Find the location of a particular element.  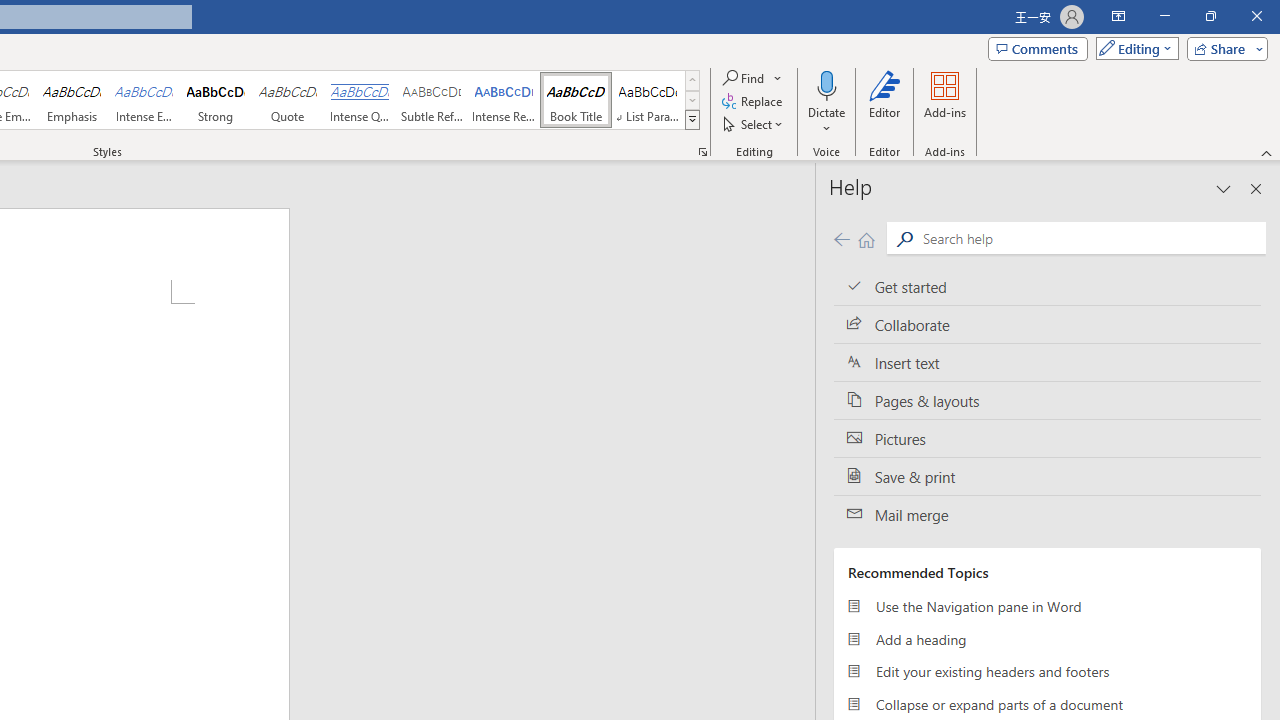

'Collaborate' is located at coordinates (1046, 324).